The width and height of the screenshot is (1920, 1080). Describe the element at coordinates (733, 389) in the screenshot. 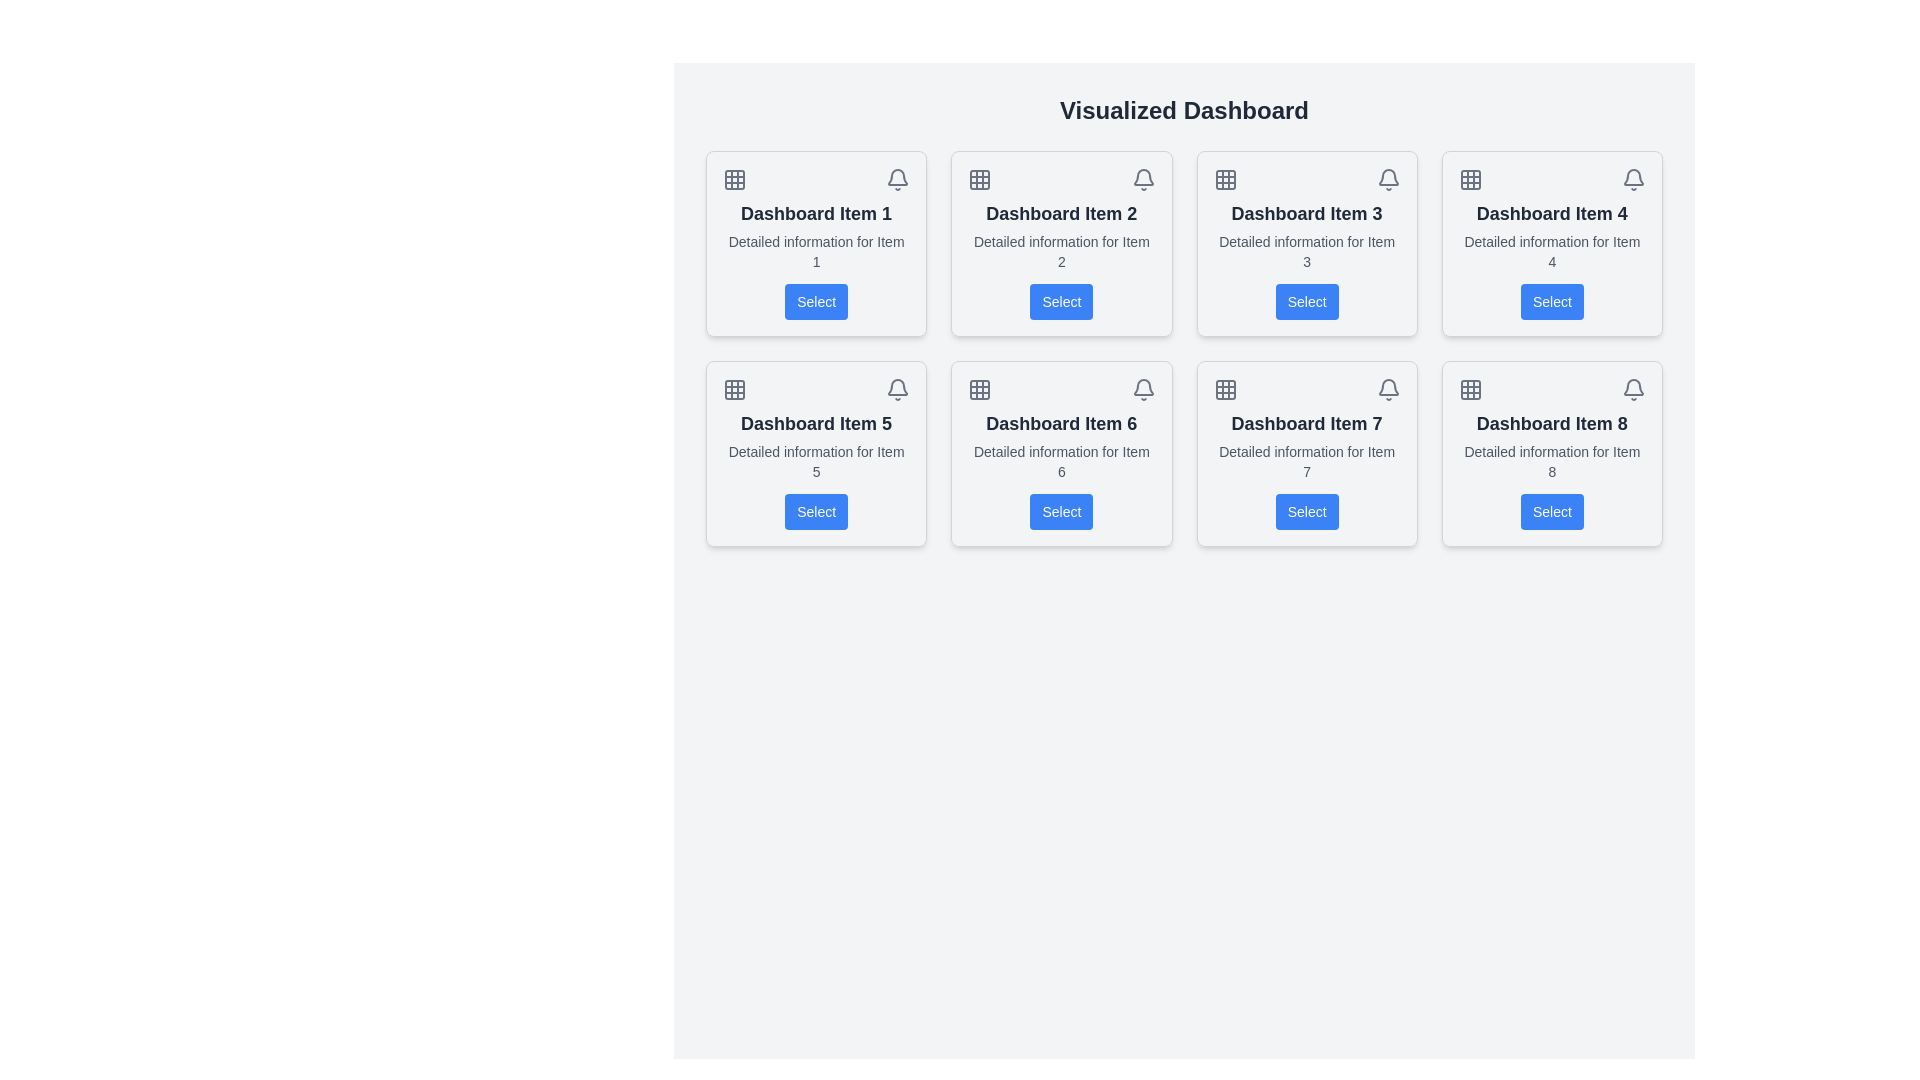

I see `the top-left square within the 3x3 grid icon located in the upper-left corner of the card labeled 'Dashboard Item 5' on the second row of the dashboard` at that location.